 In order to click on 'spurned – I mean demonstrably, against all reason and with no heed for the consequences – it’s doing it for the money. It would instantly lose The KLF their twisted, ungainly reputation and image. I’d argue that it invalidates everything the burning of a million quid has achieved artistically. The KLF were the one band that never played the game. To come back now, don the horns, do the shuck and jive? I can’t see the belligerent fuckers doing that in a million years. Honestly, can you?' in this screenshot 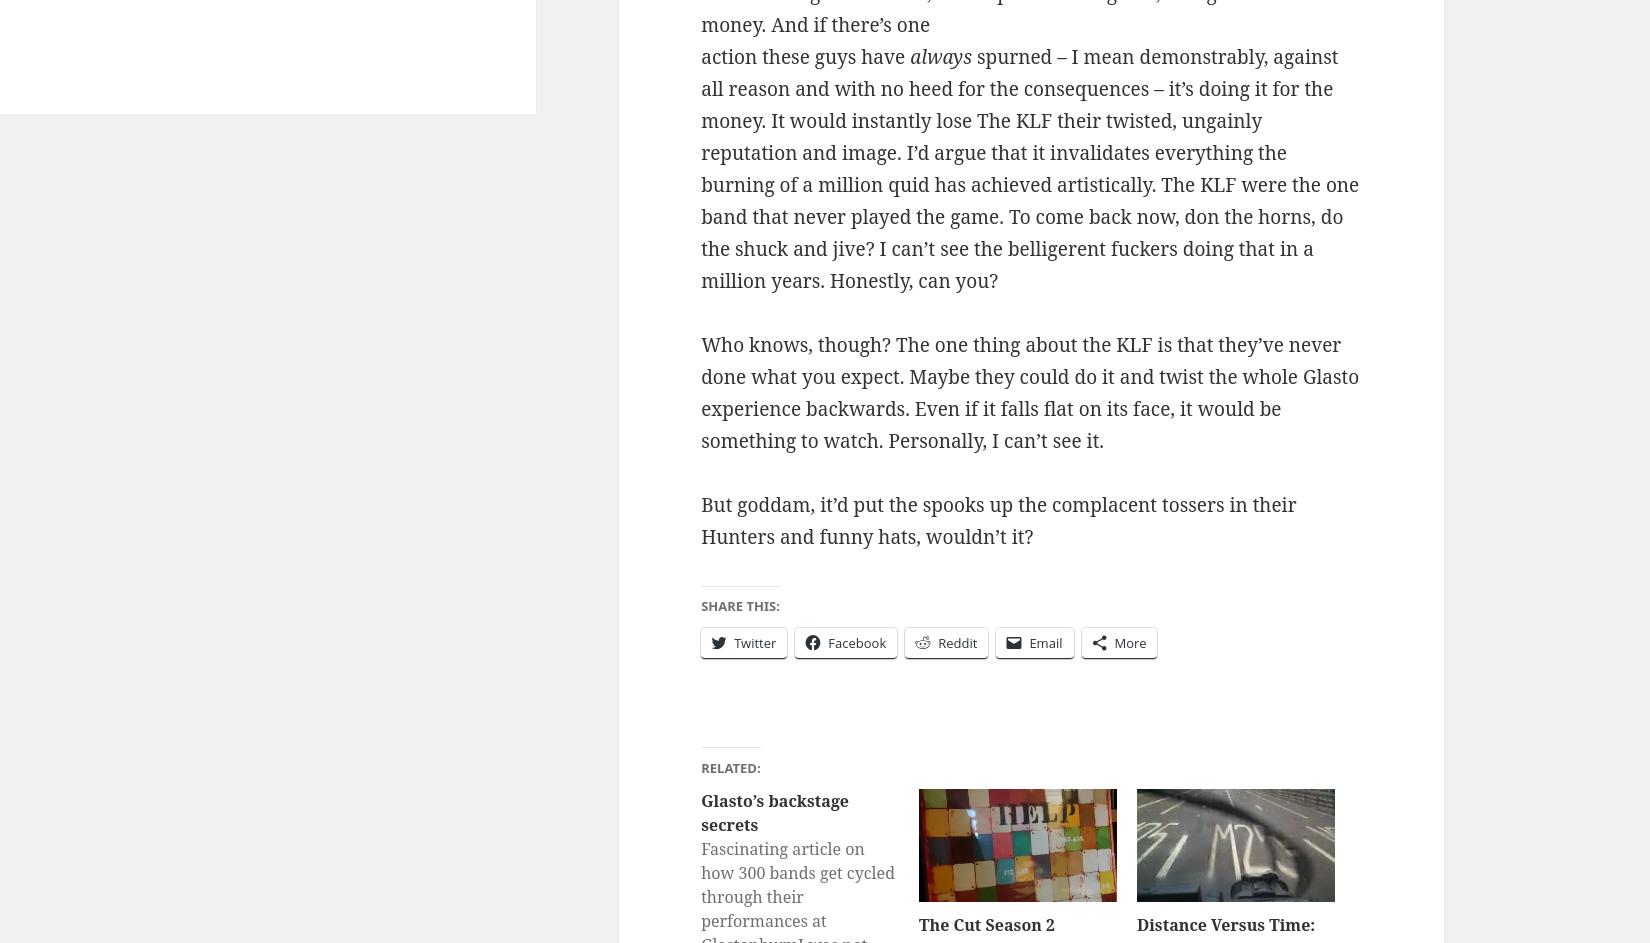, I will do `click(1029, 167)`.